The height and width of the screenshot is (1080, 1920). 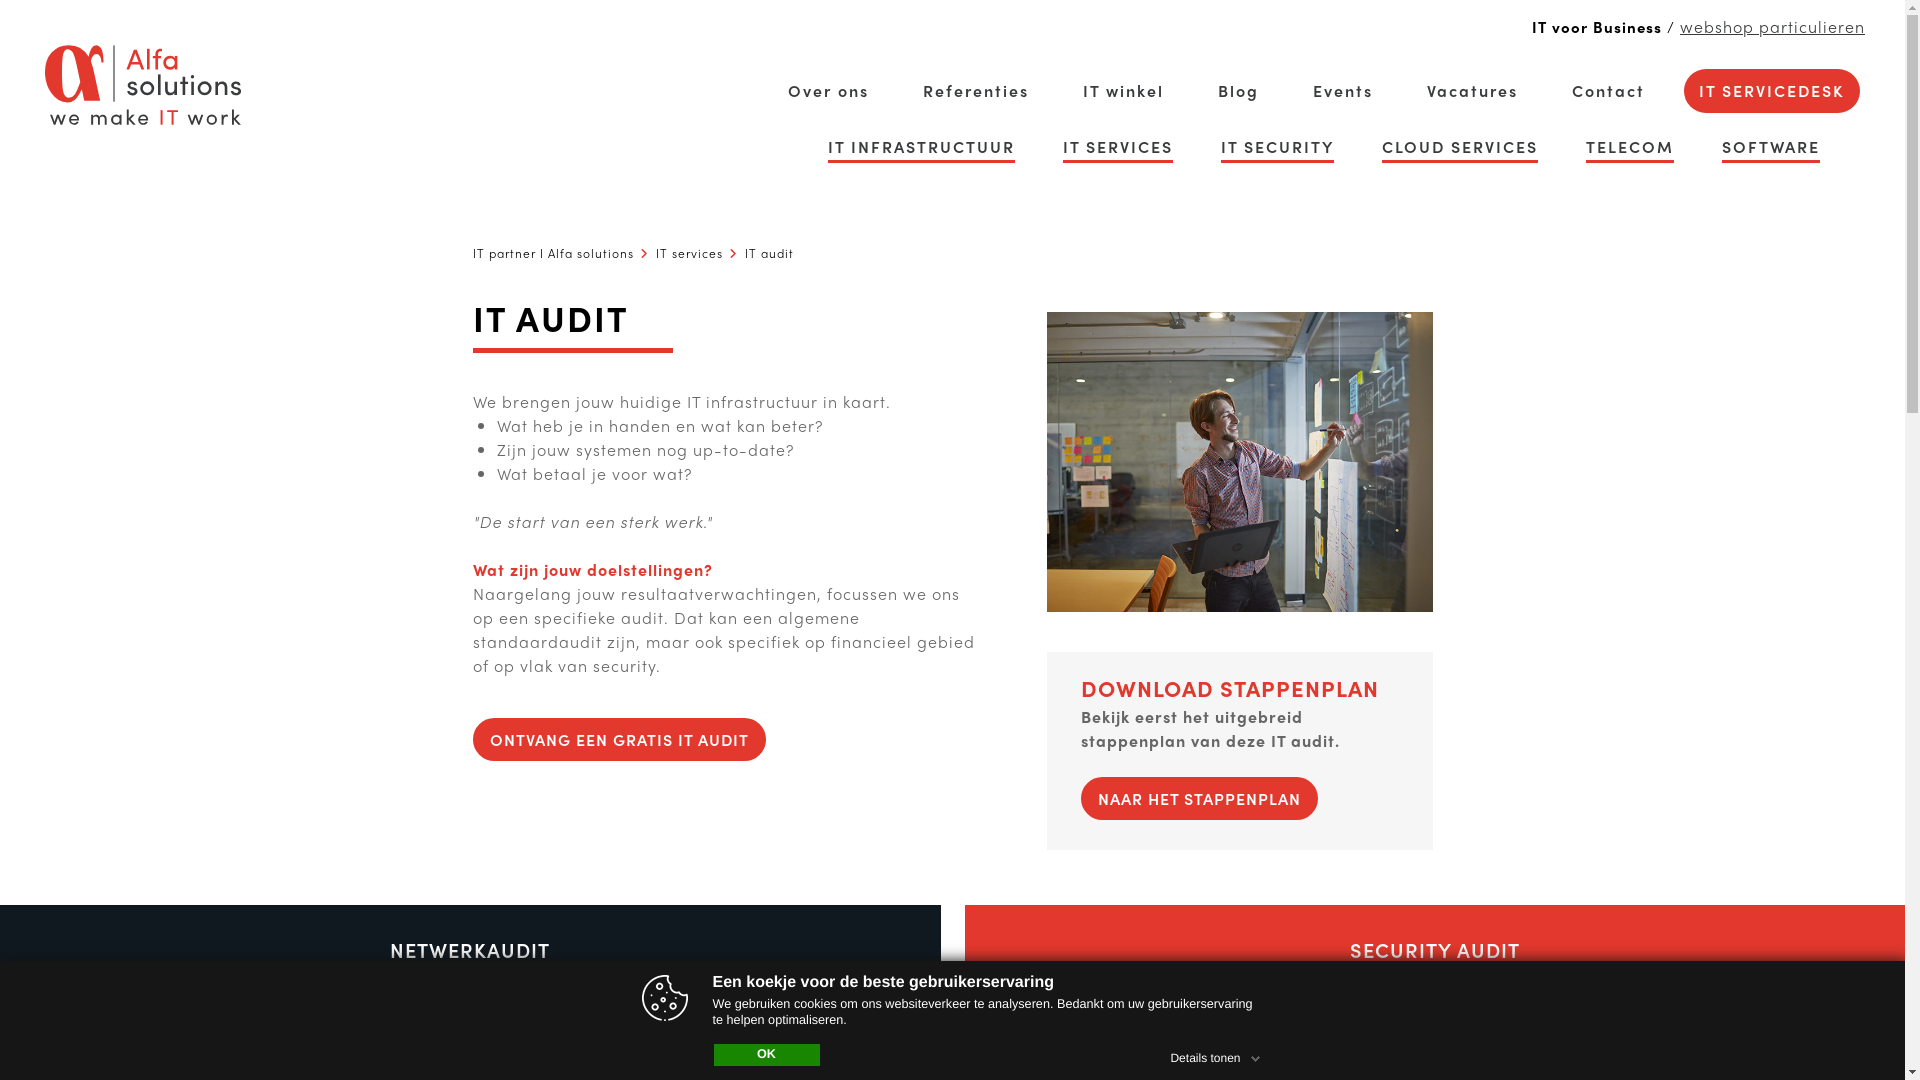 I want to click on 'IT INFRASTRUCTUUR', so click(x=920, y=145).